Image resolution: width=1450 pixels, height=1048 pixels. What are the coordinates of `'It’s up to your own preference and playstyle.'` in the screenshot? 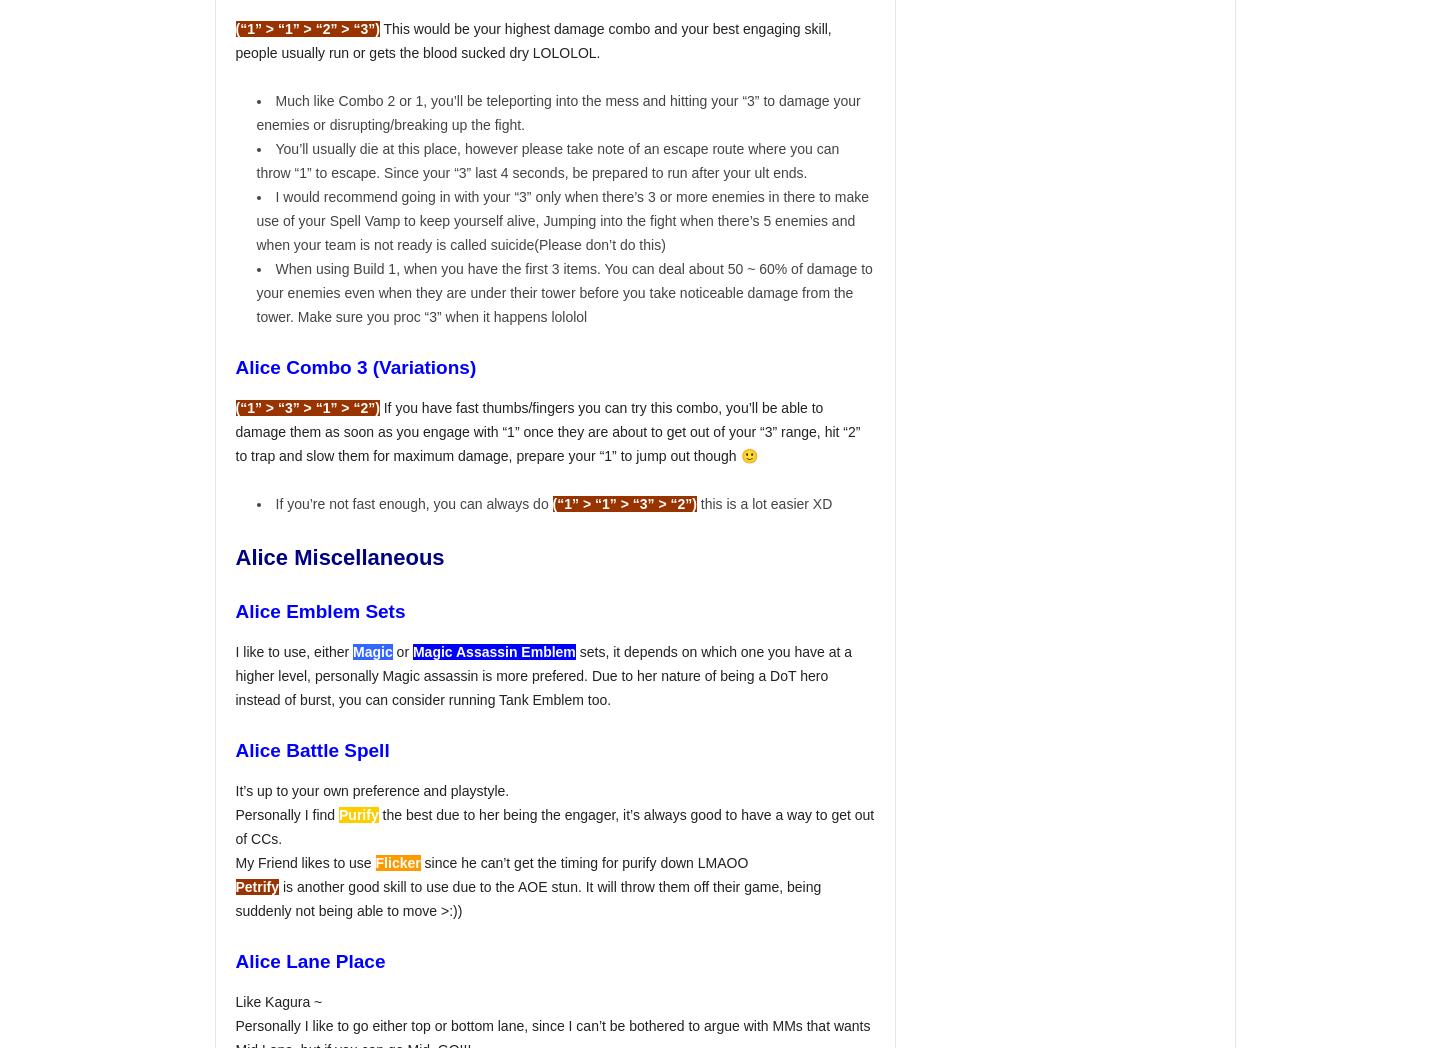 It's located at (234, 790).